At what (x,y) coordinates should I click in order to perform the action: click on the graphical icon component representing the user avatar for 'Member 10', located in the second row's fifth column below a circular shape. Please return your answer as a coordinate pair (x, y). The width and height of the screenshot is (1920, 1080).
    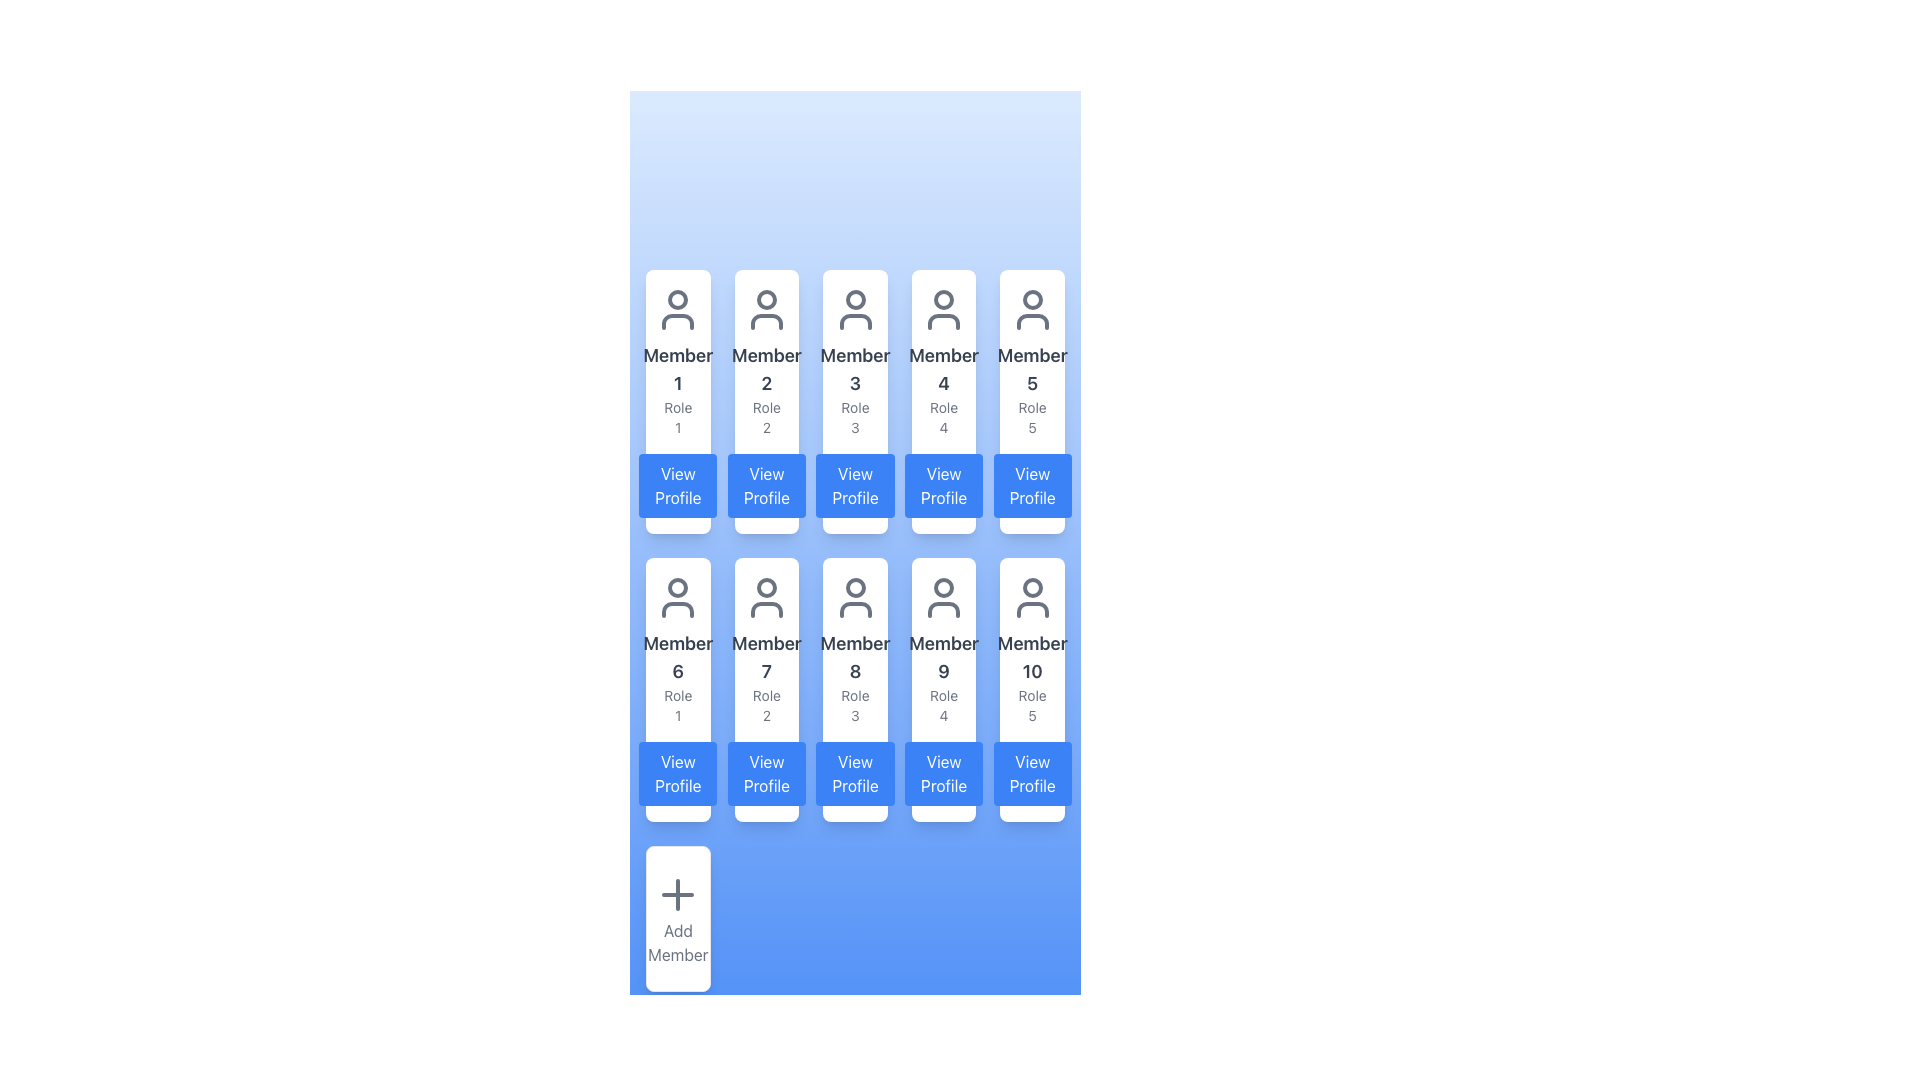
    Looking at the image, I should click on (1032, 608).